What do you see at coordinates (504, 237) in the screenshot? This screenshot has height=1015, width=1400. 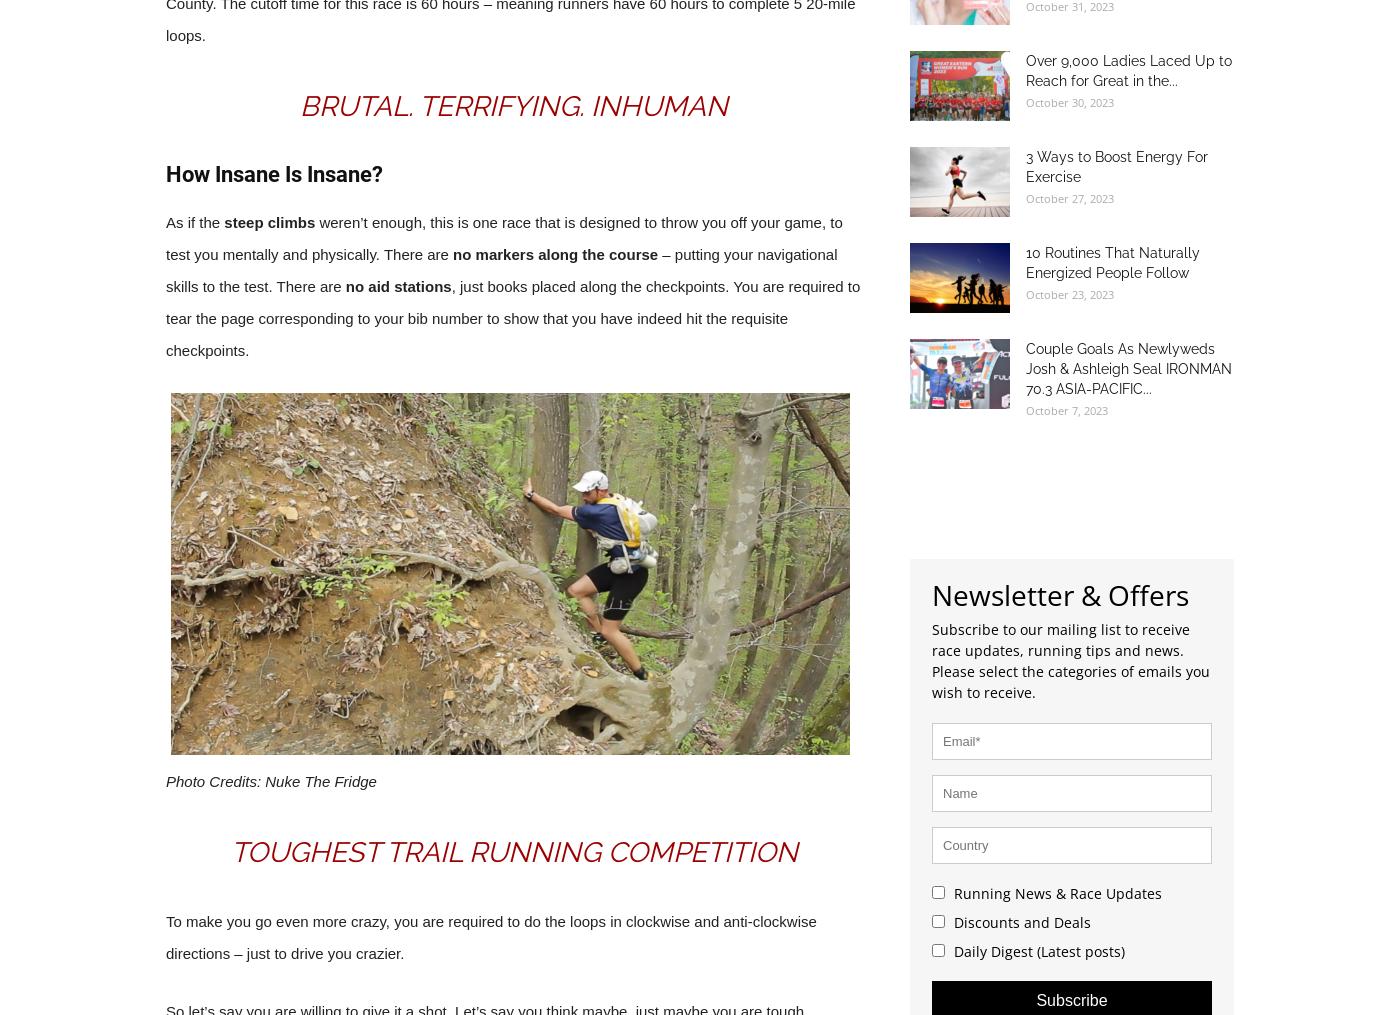 I see `'weren’t enough, this is one race that is designed to throw you off your game, to test you mentally and physically. There are'` at bounding box center [504, 237].